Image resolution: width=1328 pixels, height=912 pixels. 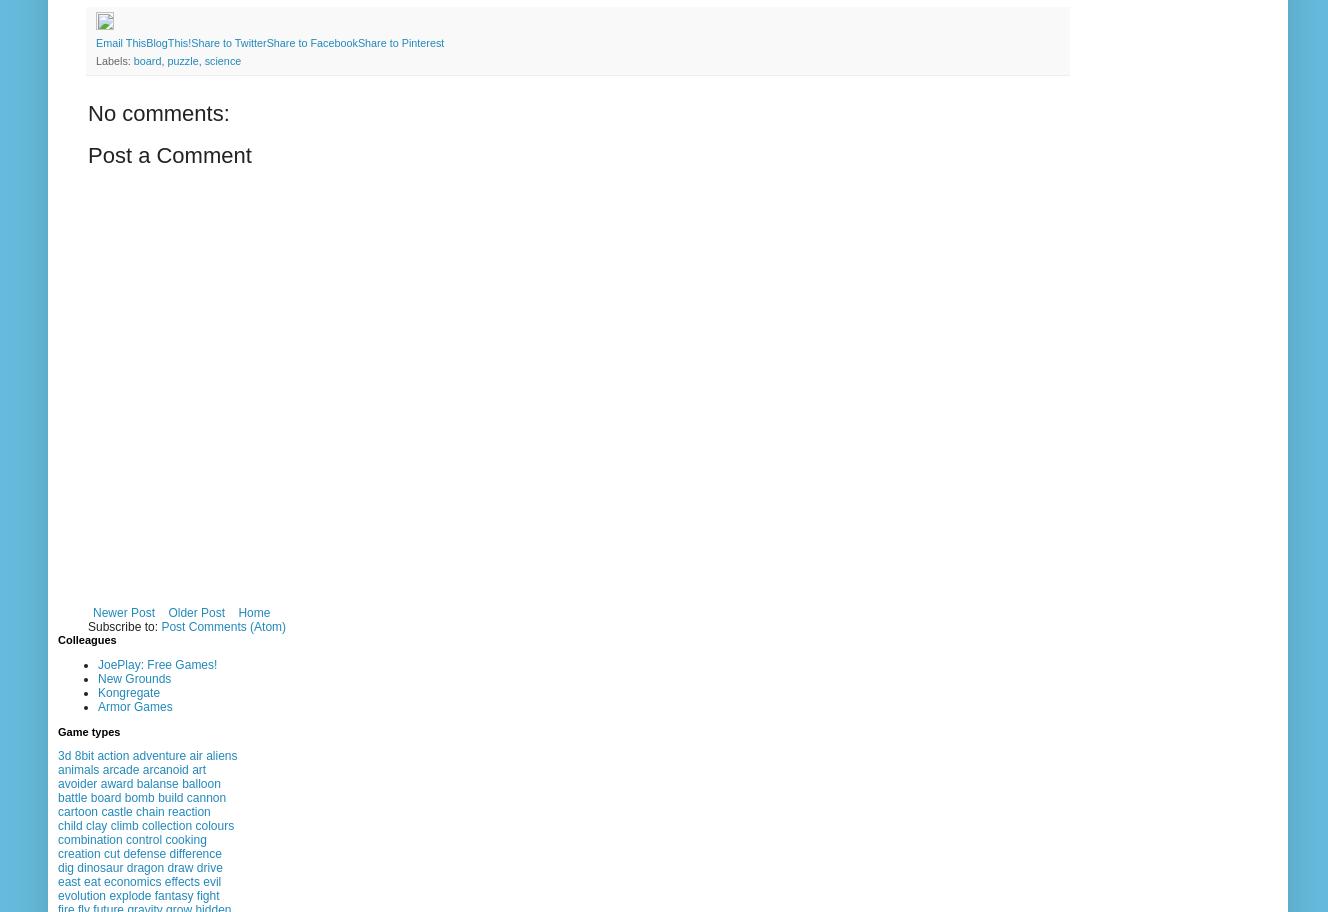 I want to click on 'control', so click(x=125, y=840).